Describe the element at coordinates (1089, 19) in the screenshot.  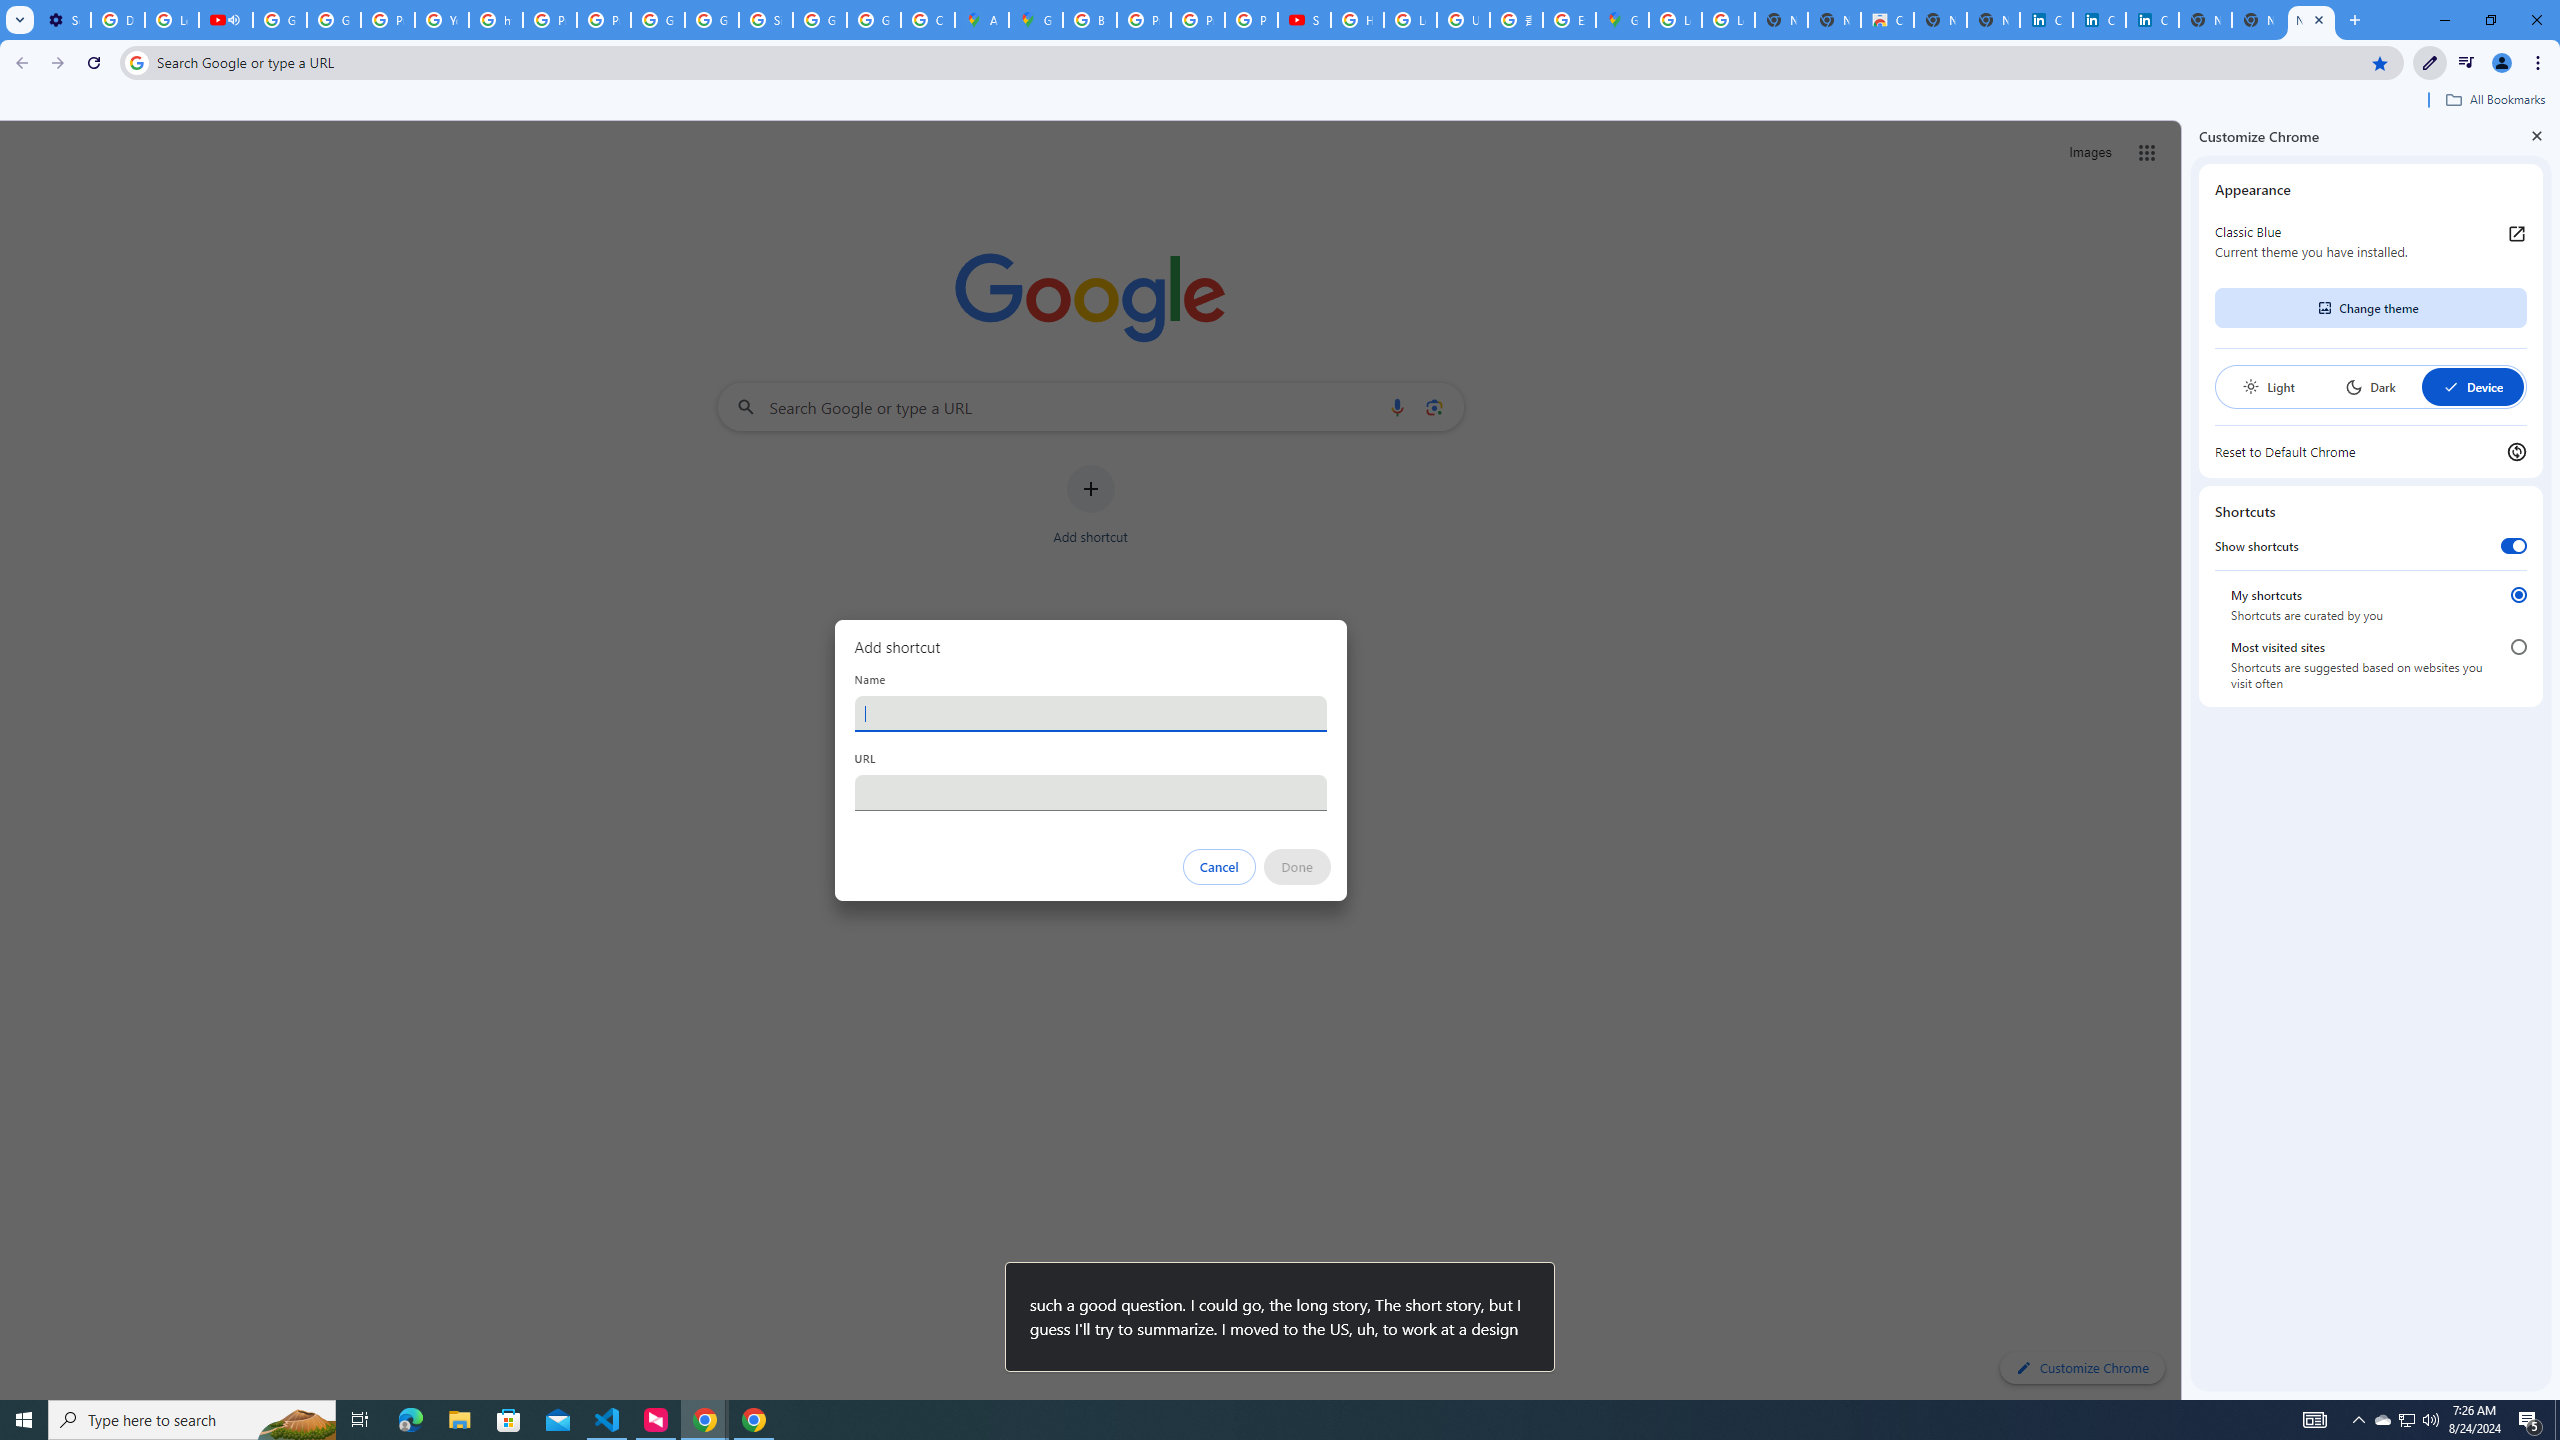
I see `'Blogger Policies and Guidelines - Transparency Center'` at that location.